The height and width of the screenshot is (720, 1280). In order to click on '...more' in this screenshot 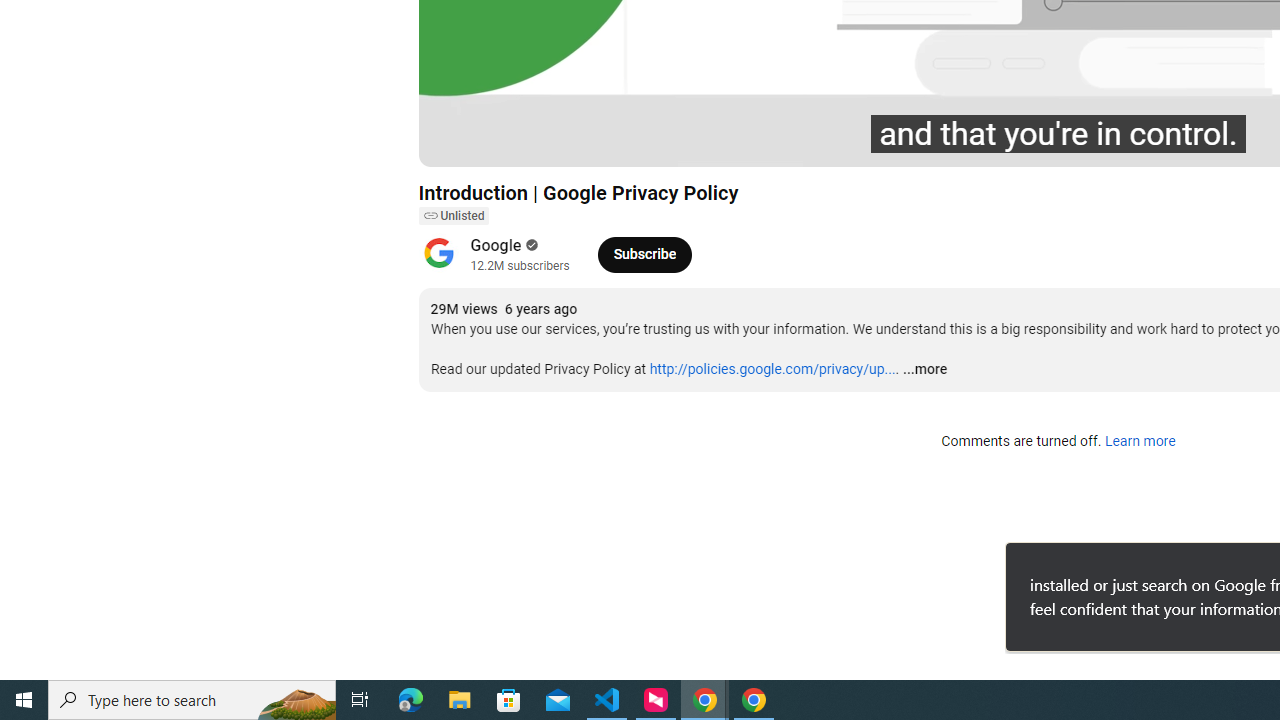, I will do `click(923, 370)`.